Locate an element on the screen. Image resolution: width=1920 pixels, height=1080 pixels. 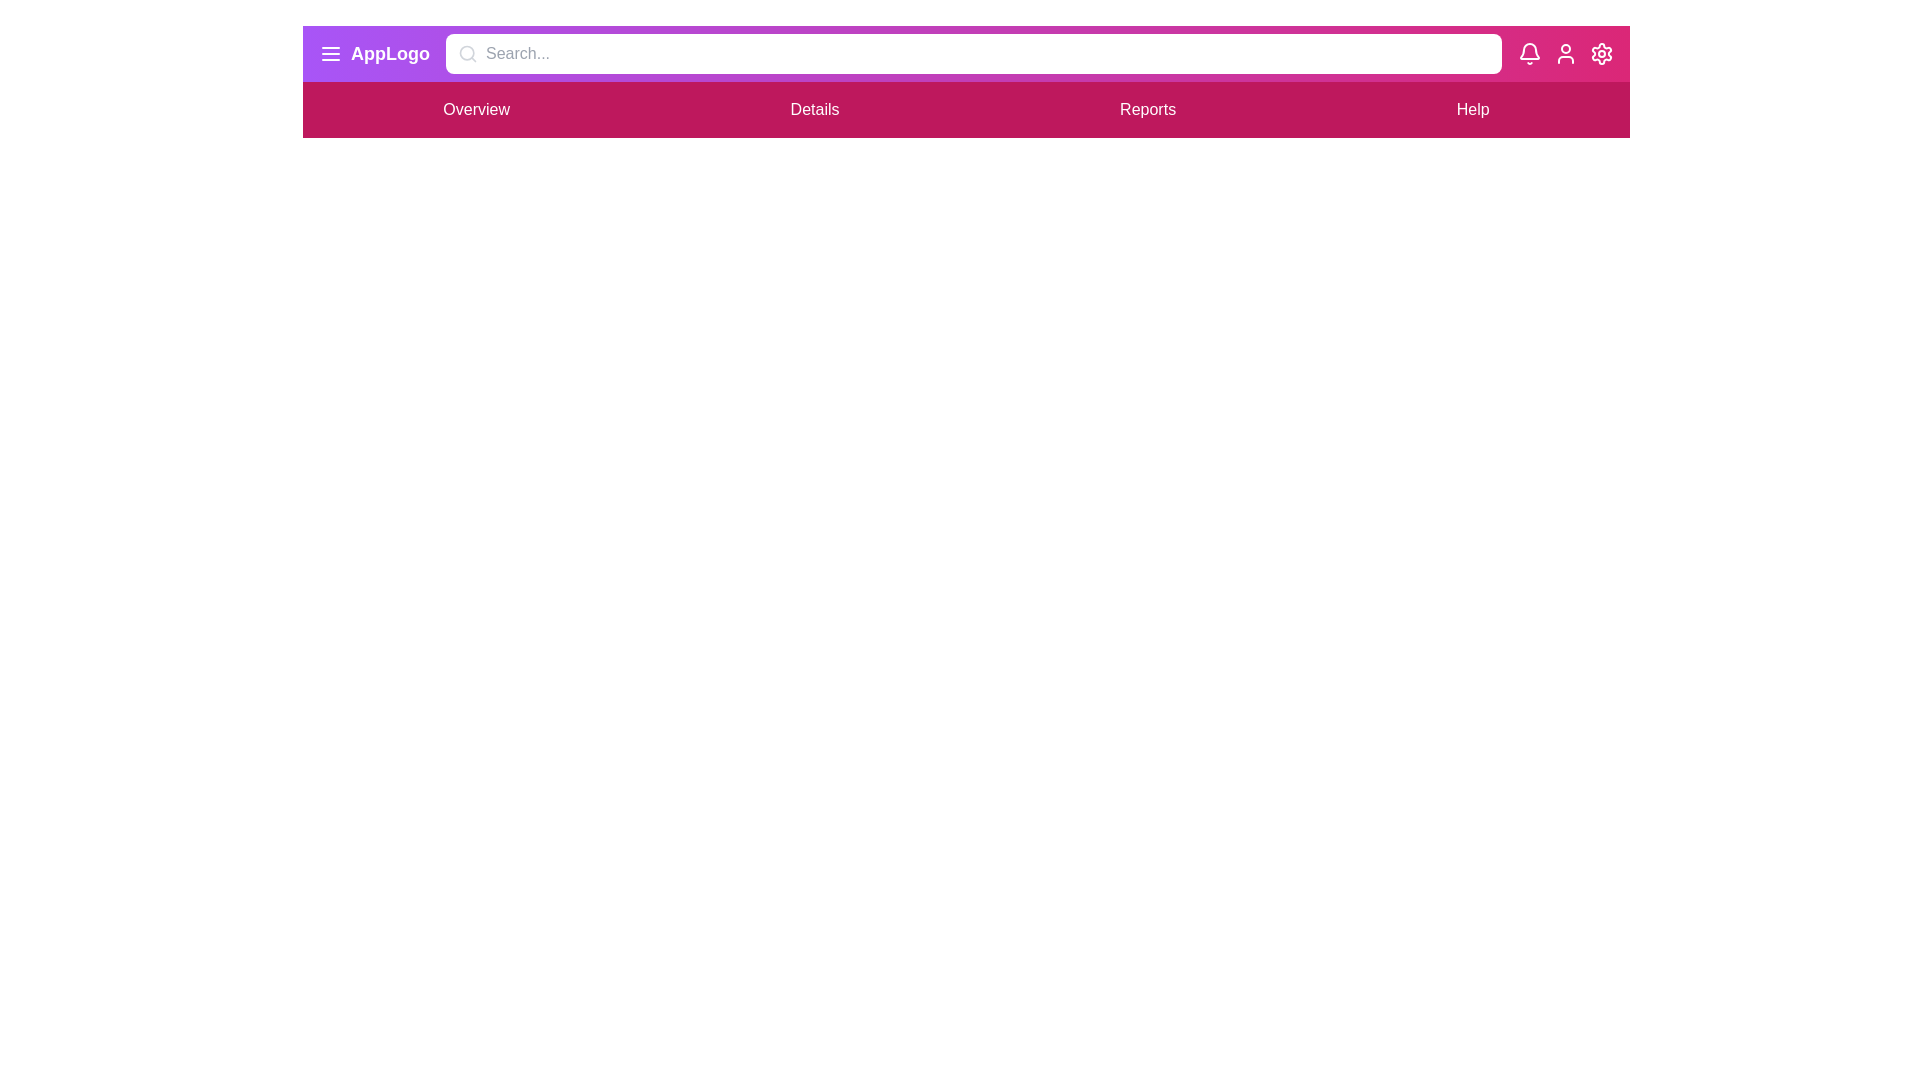
the menu item Reports to navigate is located at coordinates (1148, 110).